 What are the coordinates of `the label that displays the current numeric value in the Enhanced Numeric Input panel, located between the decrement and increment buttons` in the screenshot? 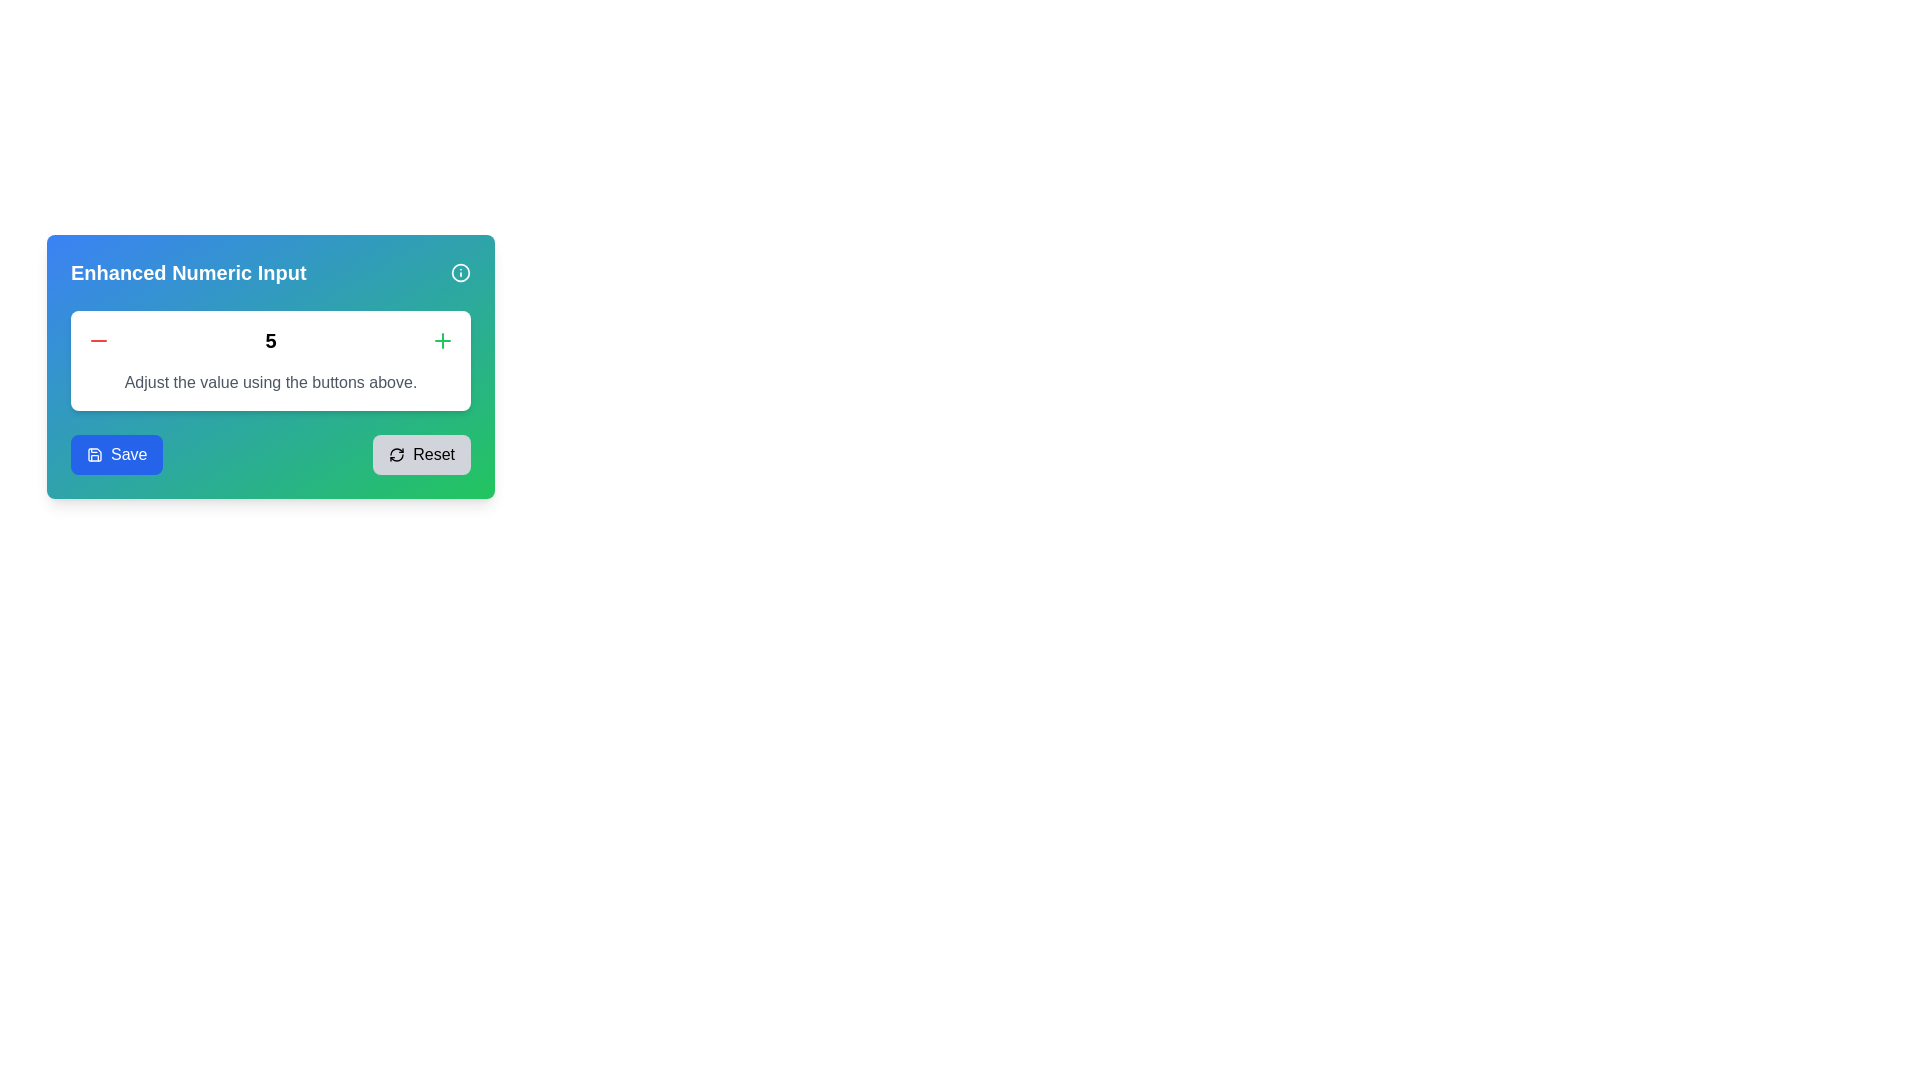 It's located at (269, 339).